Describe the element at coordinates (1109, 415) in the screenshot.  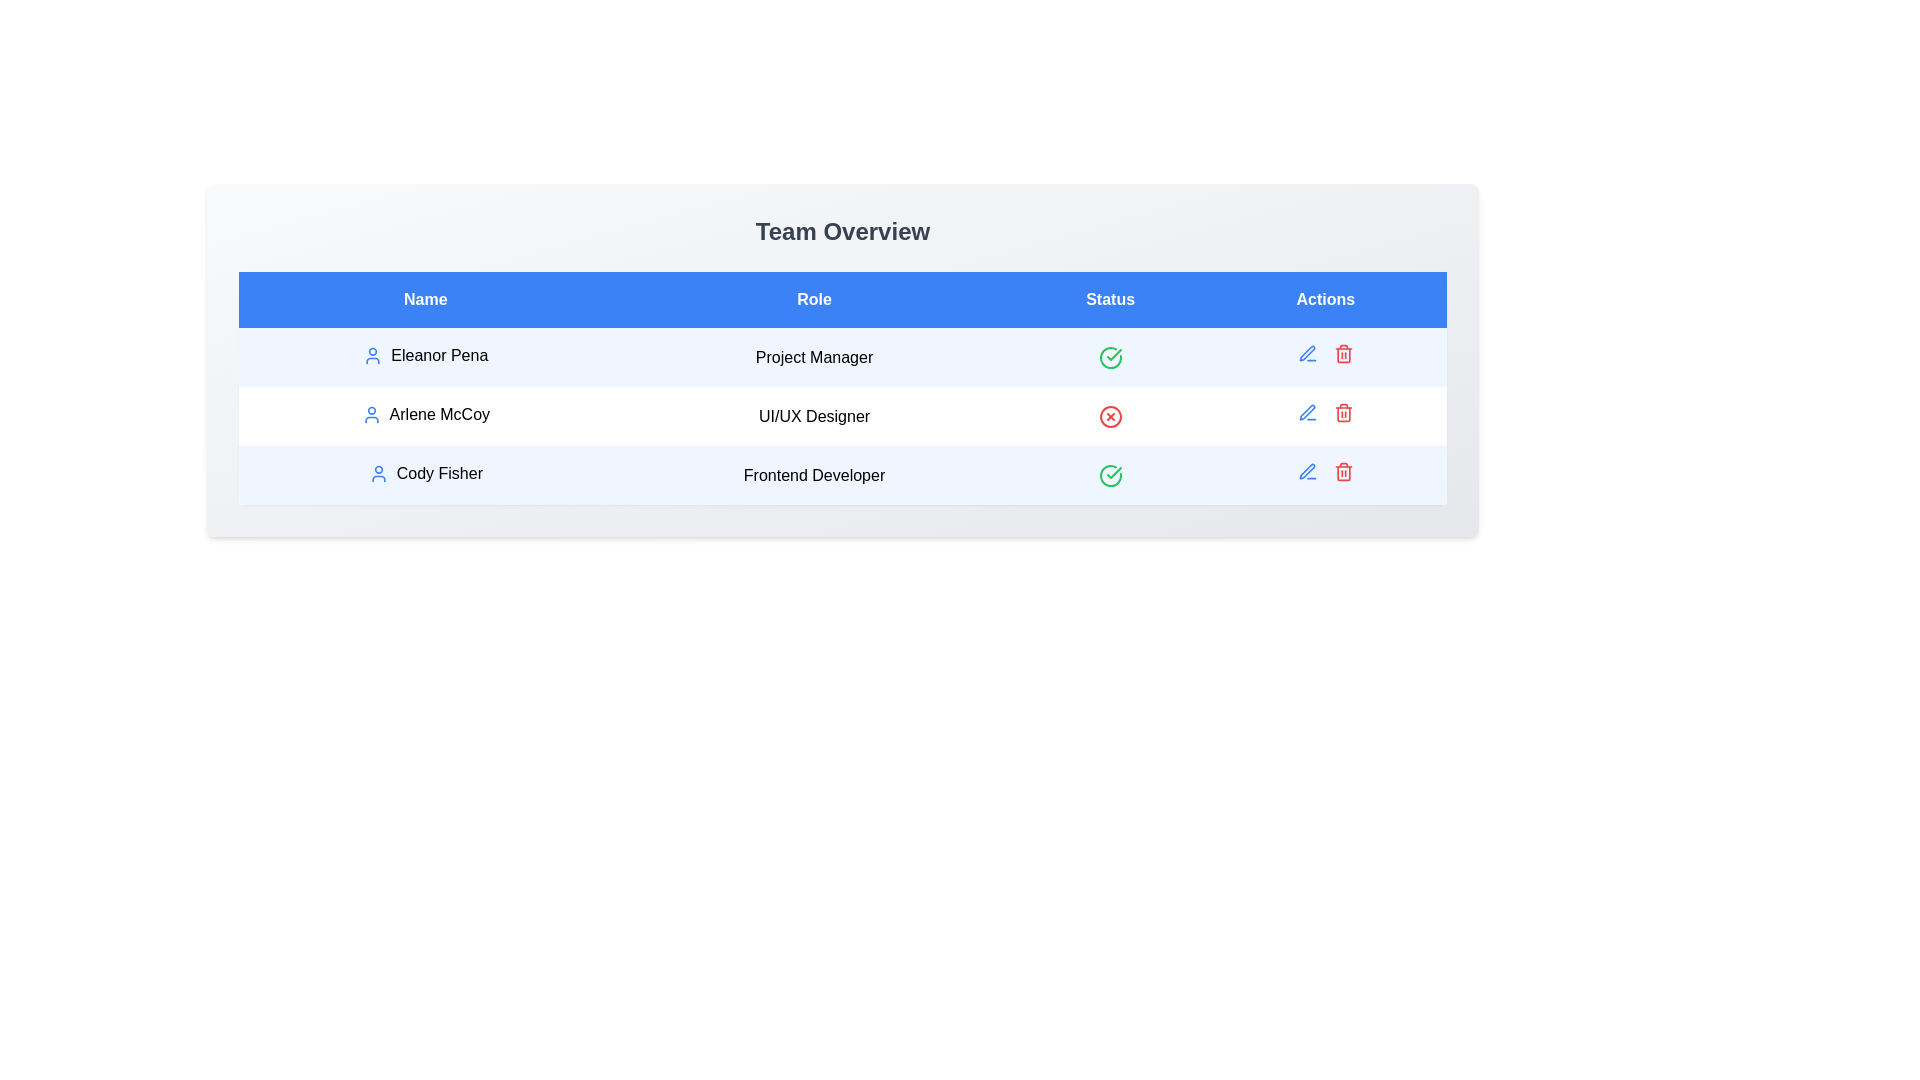
I see `the second graphical icon in the 'Status' column of the table, which indicates a negative or error state for the role 'UI/UX Designer'` at that location.